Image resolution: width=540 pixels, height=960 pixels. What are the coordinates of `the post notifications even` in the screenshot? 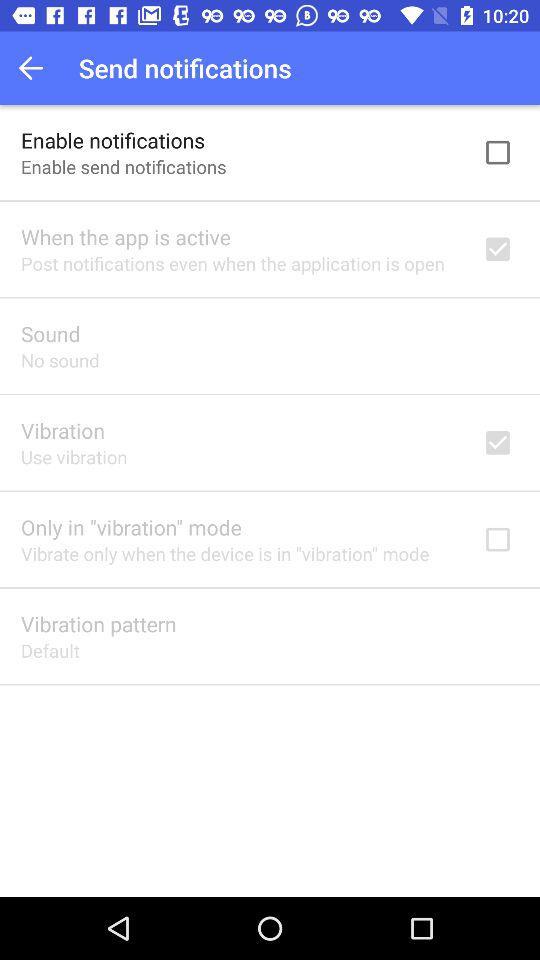 It's located at (231, 262).